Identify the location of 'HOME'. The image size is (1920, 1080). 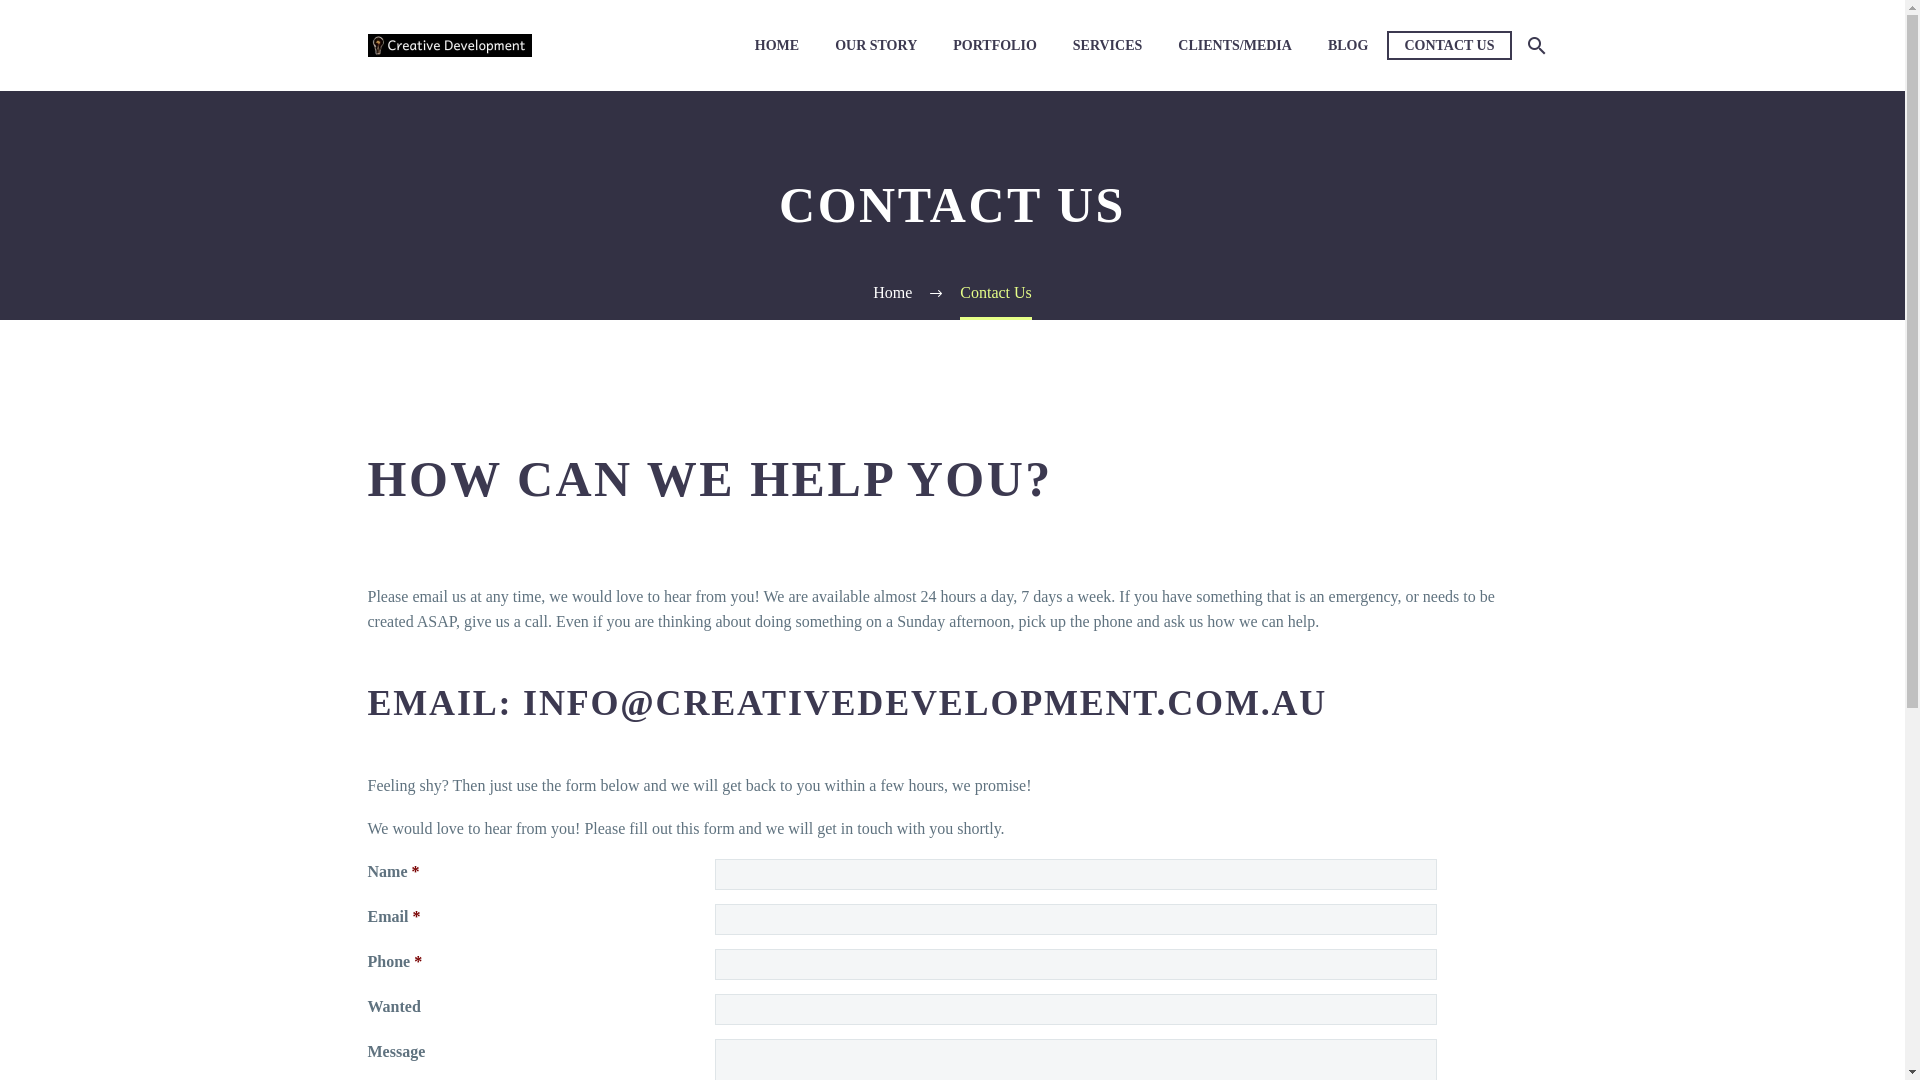
(776, 45).